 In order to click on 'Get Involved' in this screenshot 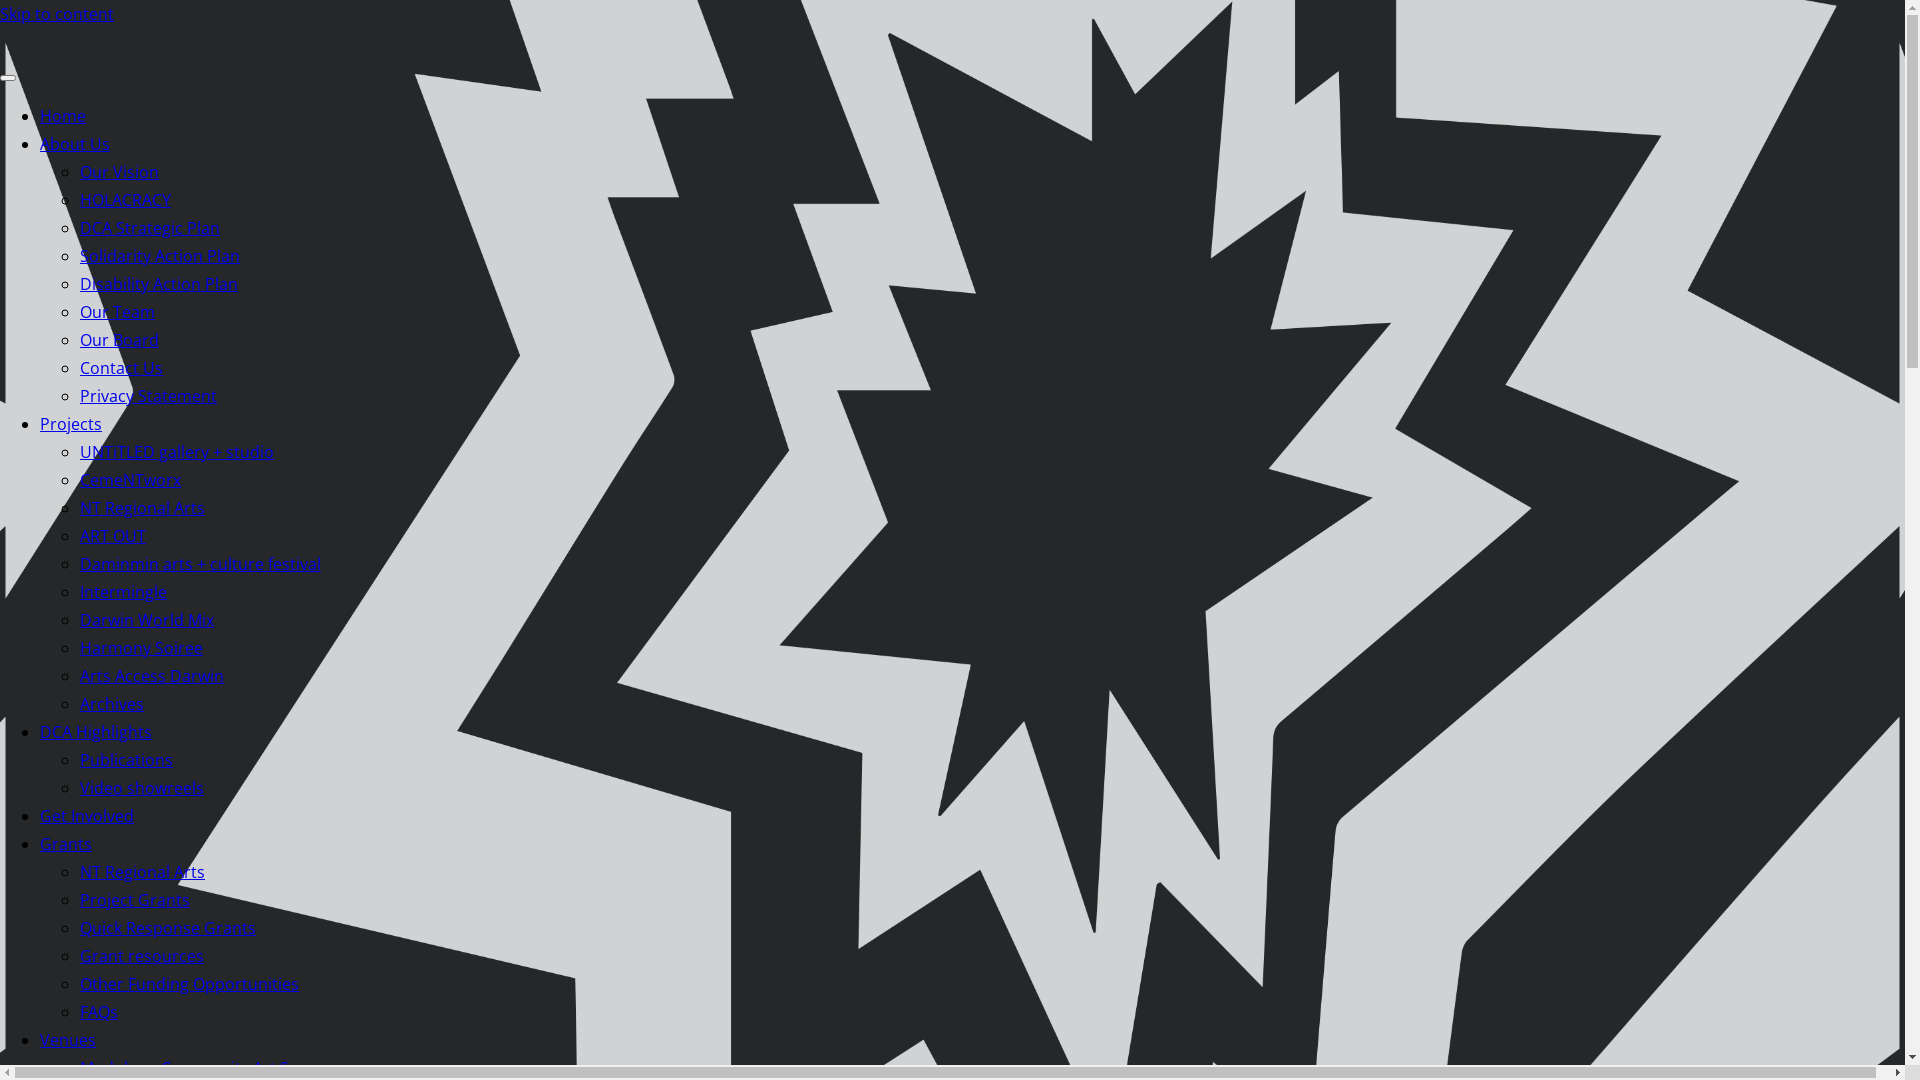, I will do `click(85, 816)`.